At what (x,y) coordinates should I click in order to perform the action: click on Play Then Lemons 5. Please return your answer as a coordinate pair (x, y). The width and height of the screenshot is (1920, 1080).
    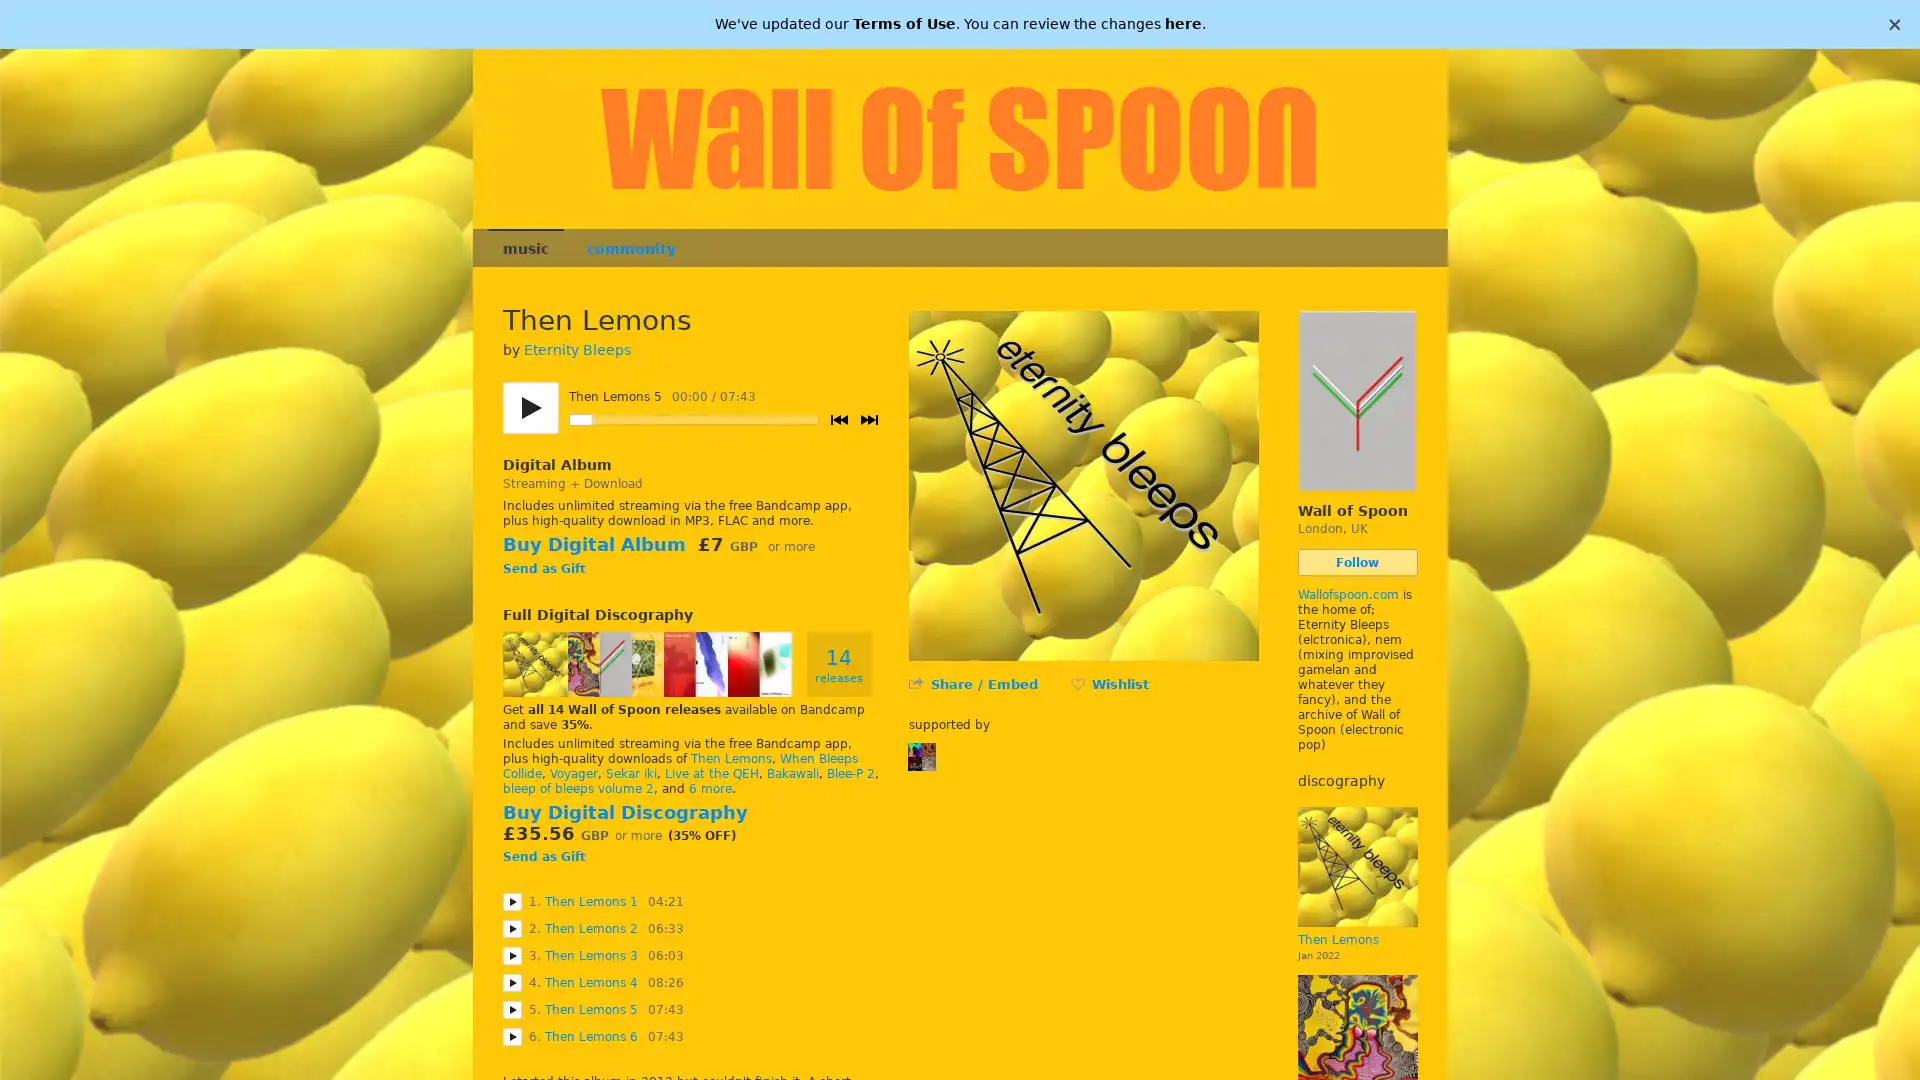
    Looking at the image, I should click on (511, 1009).